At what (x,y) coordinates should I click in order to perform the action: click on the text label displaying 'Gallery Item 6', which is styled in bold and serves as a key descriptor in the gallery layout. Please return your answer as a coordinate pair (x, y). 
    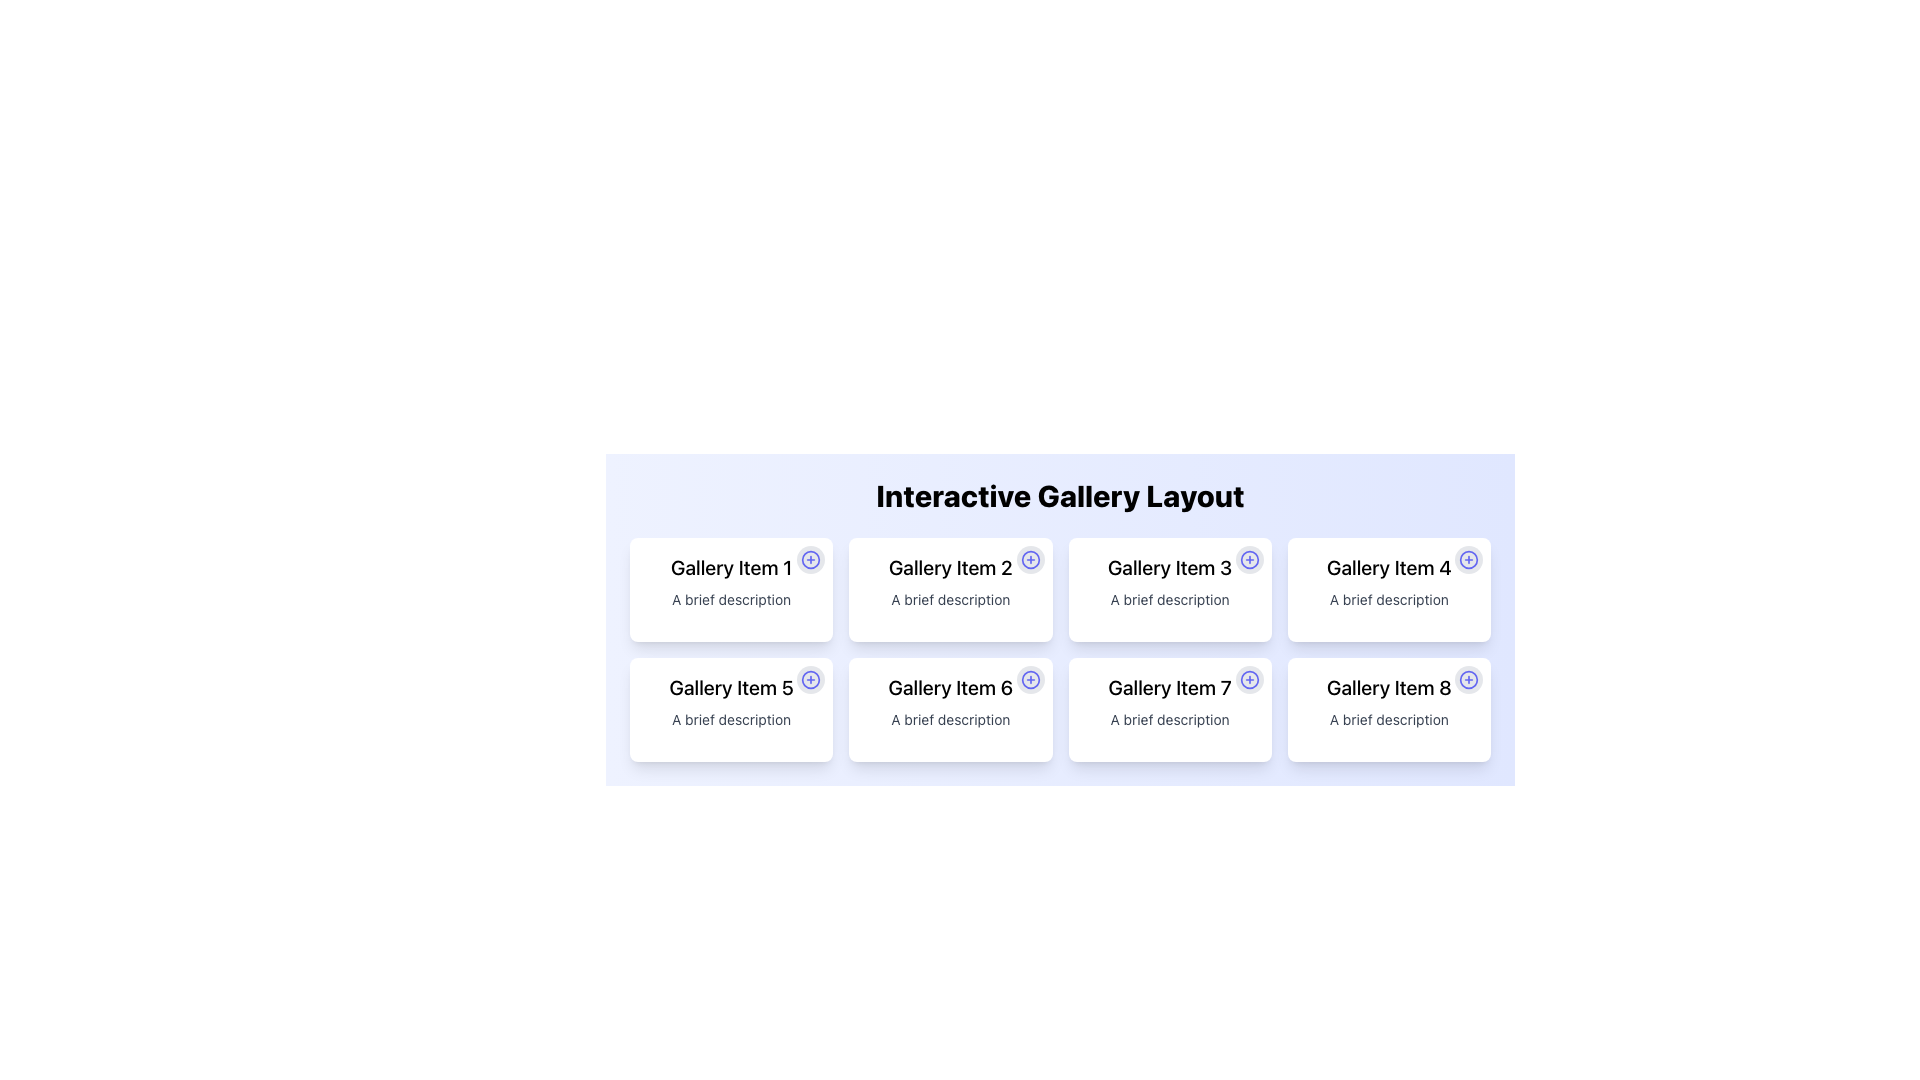
    Looking at the image, I should click on (949, 686).